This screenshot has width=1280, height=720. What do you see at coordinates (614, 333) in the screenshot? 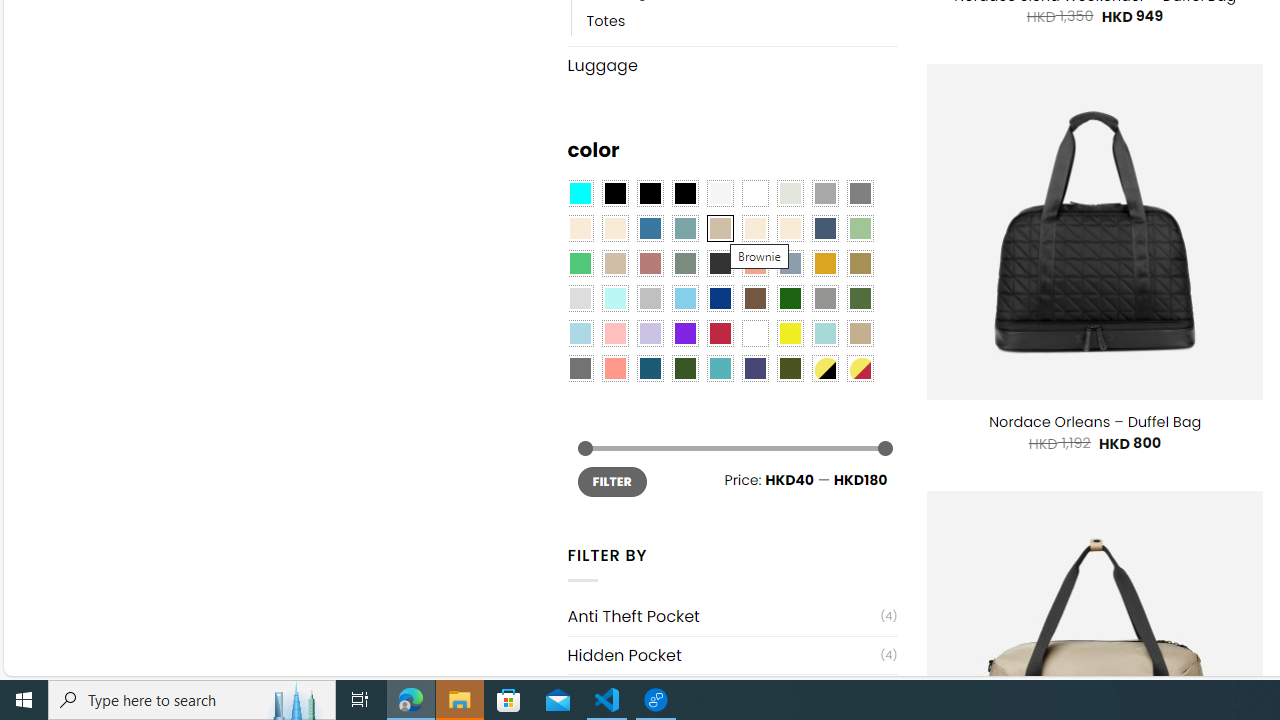
I see `'Pink'` at bounding box center [614, 333].